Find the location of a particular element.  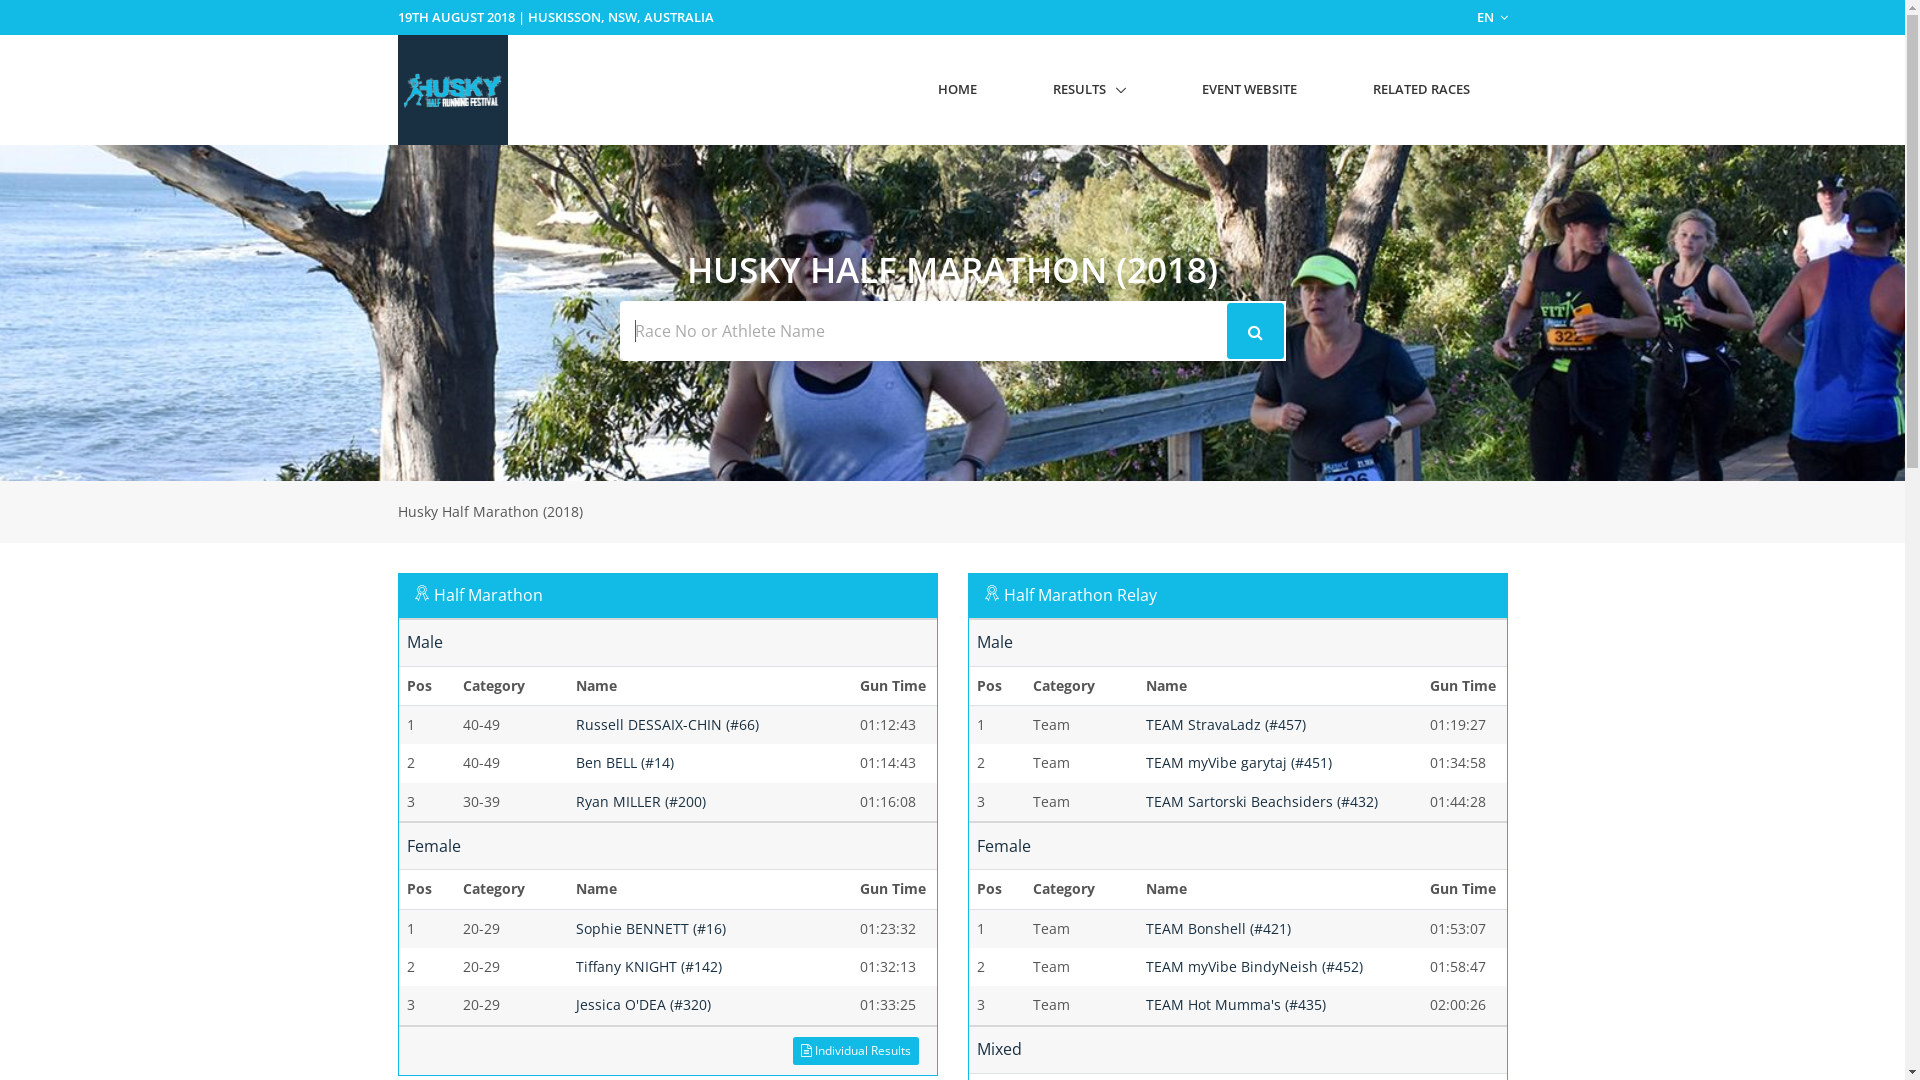

'TEAM StravaLadz (#457)' is located at coordinates (1224, 724).